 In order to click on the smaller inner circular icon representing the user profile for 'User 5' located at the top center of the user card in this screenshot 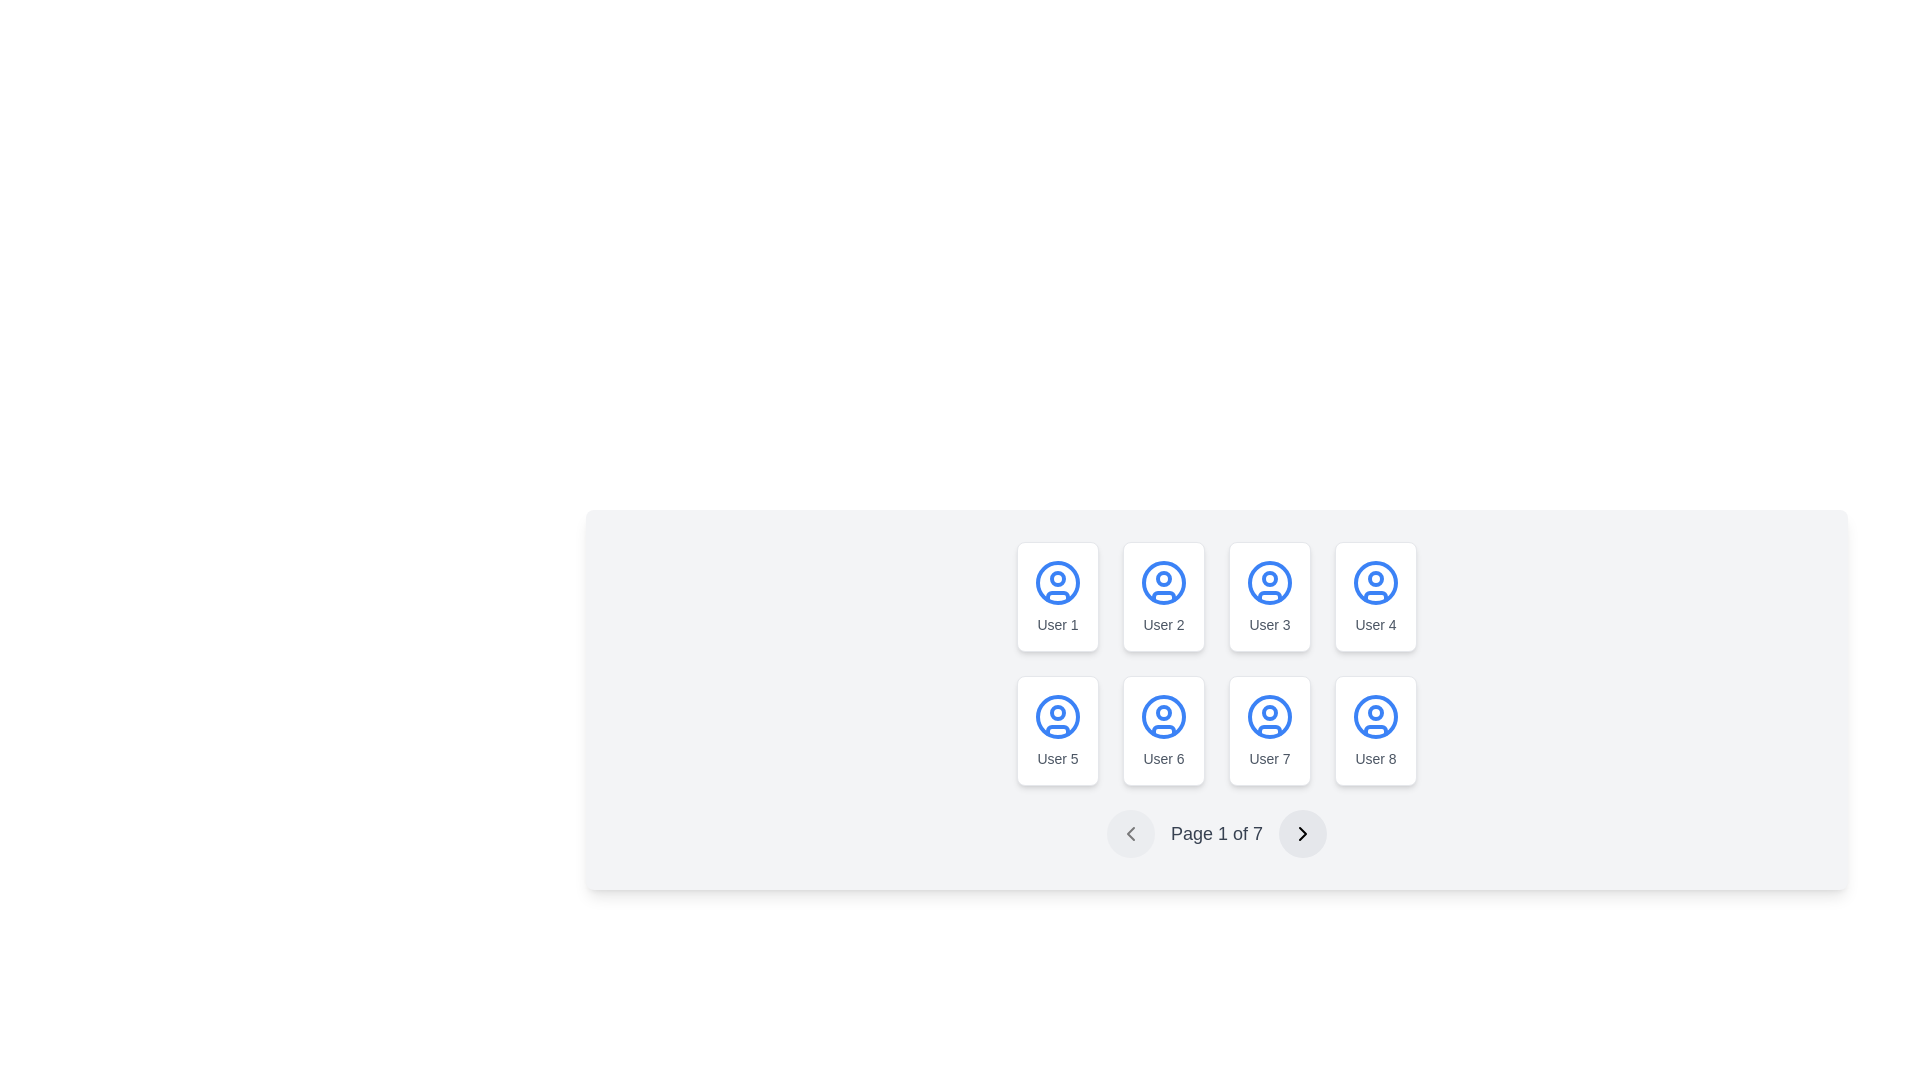, I will do `click(1056, 712)`.